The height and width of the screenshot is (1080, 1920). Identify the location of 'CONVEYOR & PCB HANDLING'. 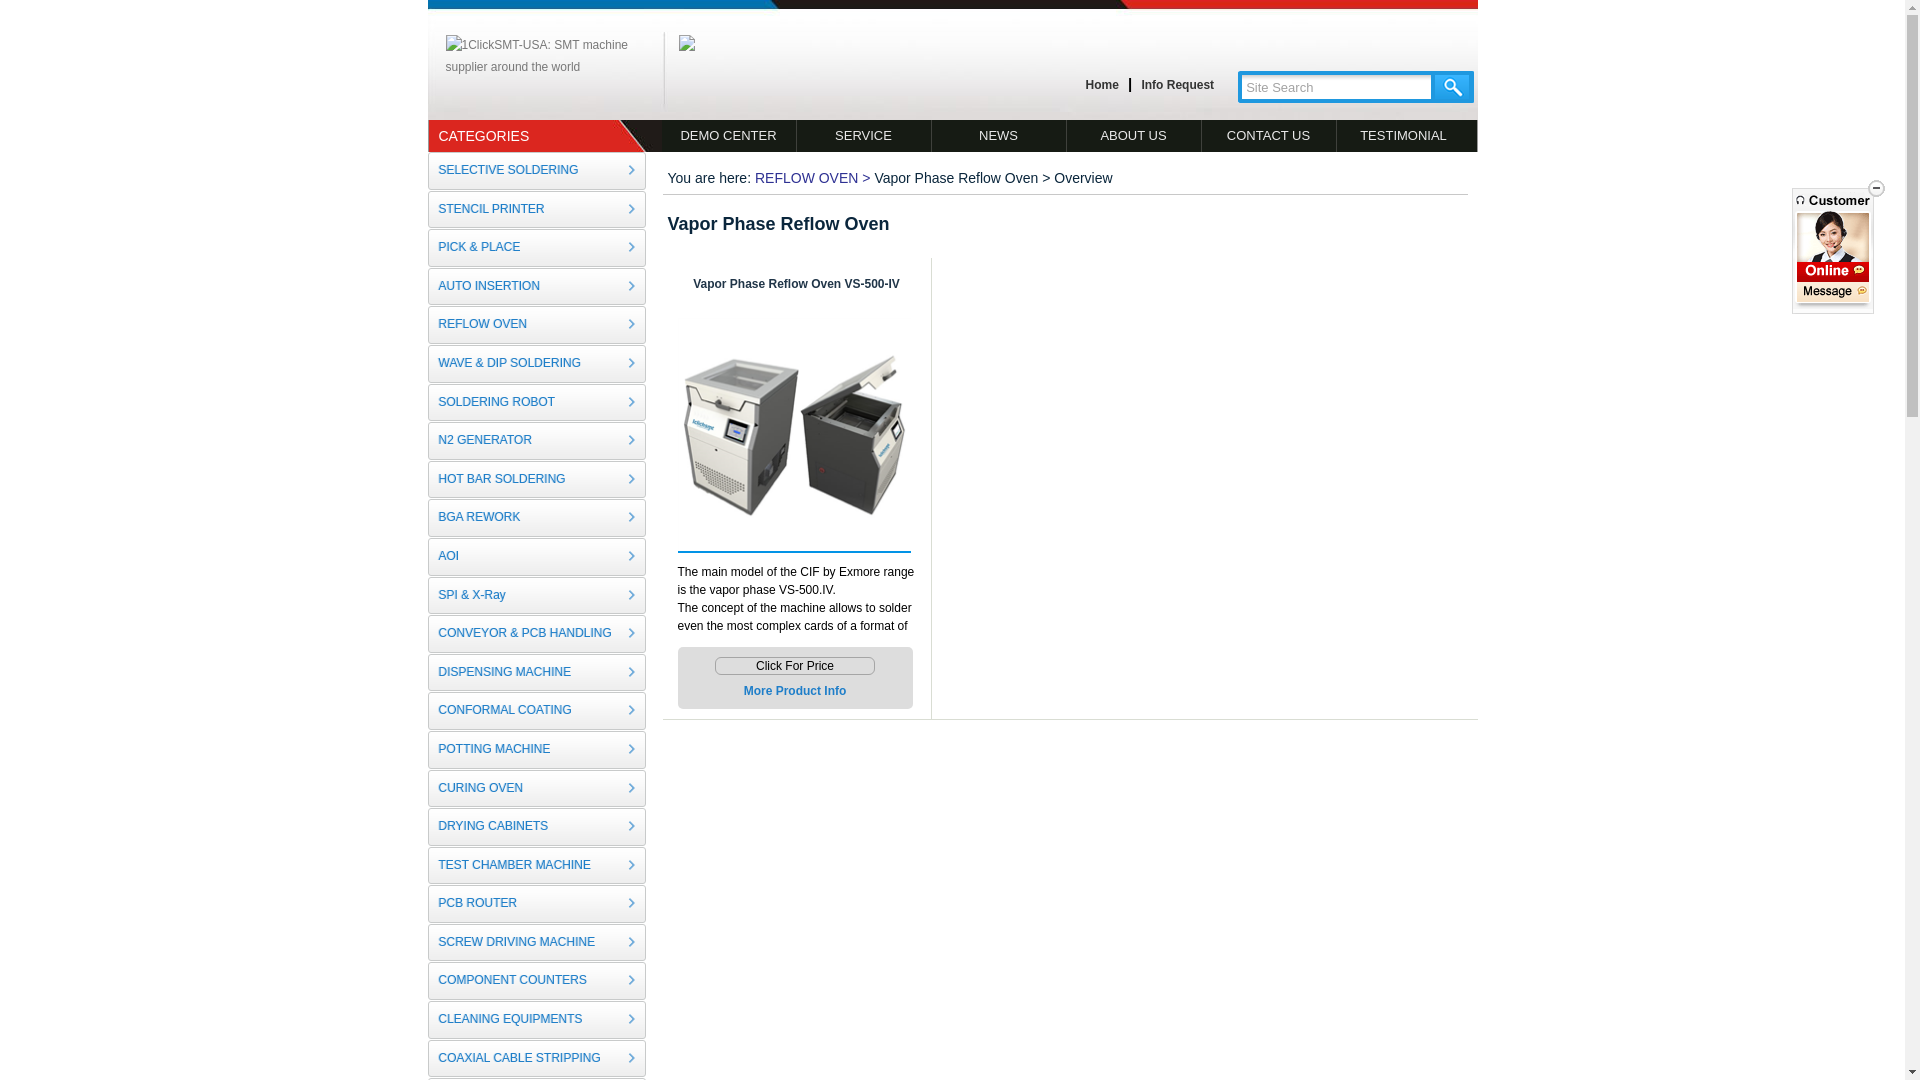
(537, 633).